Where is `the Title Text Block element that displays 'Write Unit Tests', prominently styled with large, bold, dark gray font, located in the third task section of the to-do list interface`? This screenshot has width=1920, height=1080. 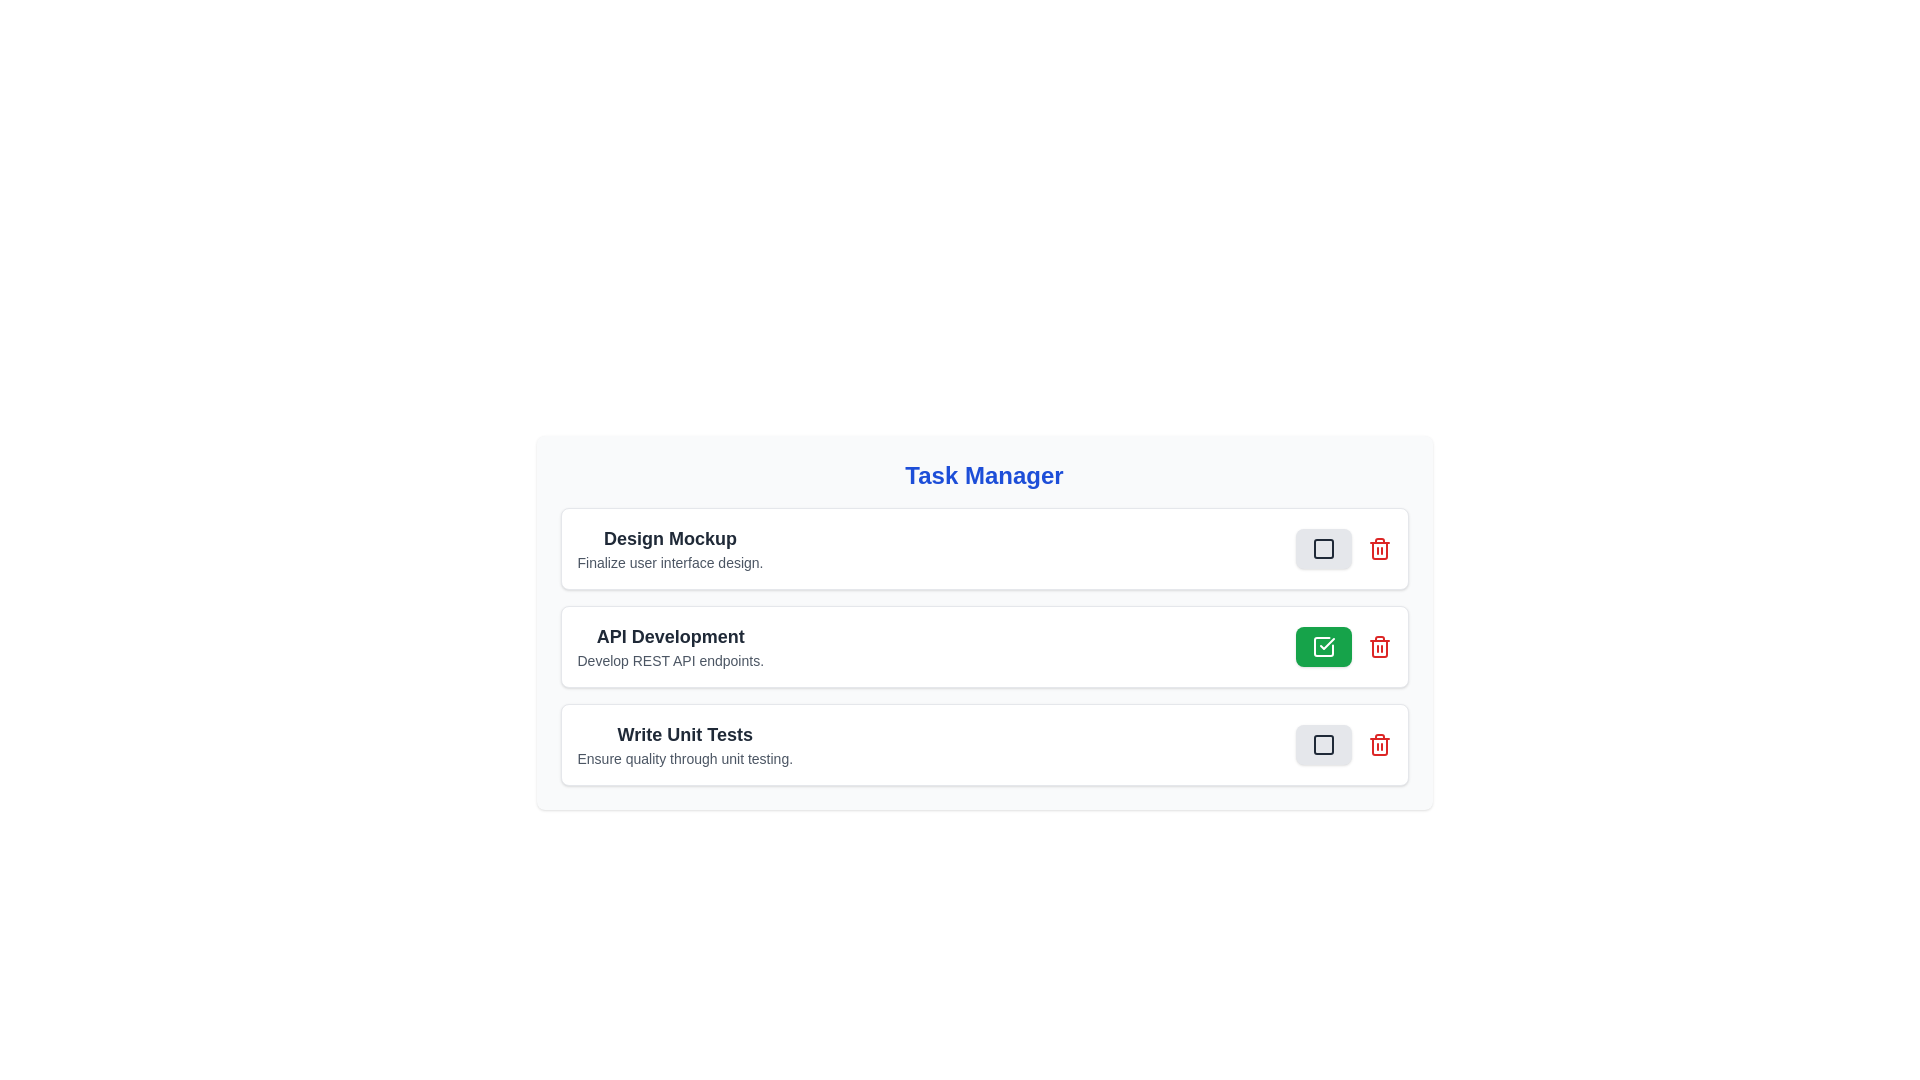 the Title Text Block element that displays 'Write Unit Tests', prominently styled with large, bold, dark gray font, located in the third task section of the to-do list interface is located at coordinates (685, 735).